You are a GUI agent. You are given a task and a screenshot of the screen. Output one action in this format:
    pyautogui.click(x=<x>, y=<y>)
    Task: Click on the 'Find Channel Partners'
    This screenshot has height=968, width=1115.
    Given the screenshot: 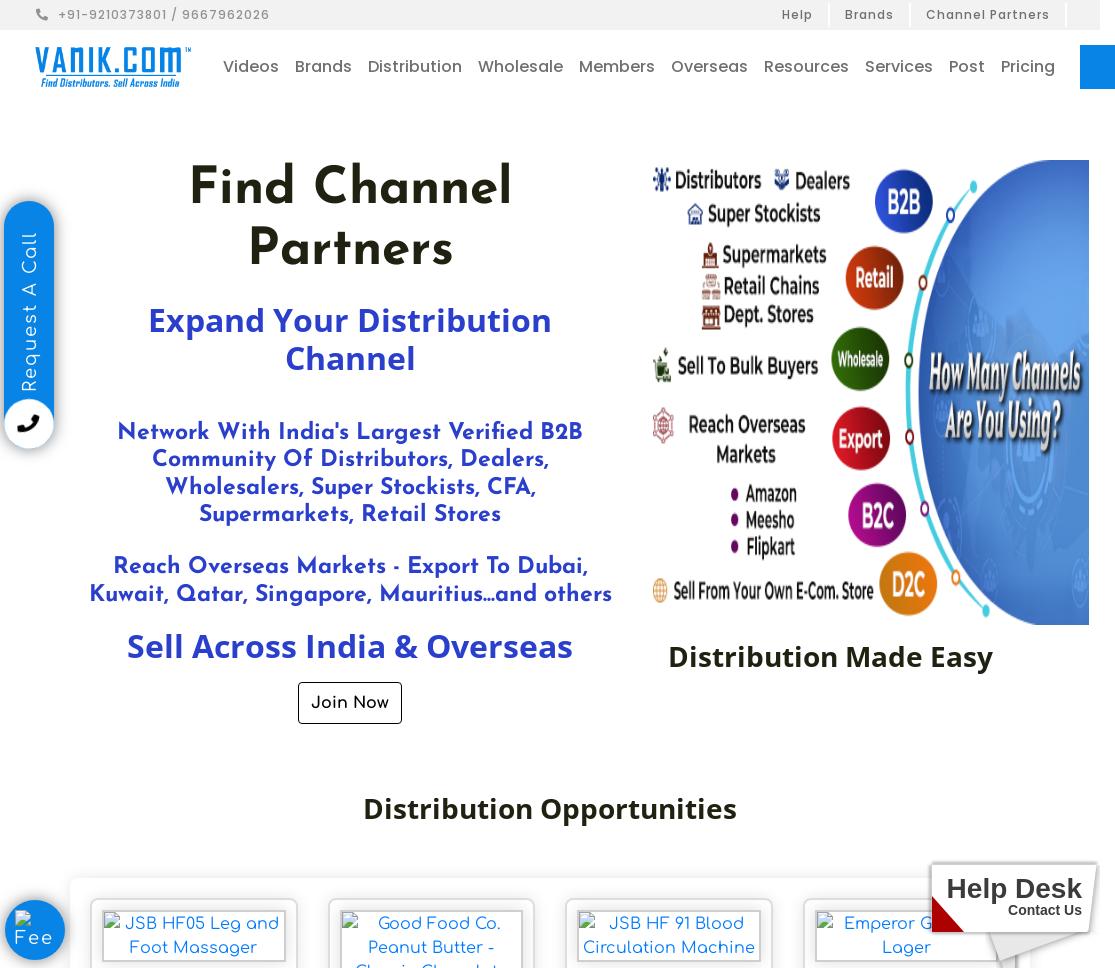 What is the action you would take?
    pyautogui.click(x=348, y=219)
    